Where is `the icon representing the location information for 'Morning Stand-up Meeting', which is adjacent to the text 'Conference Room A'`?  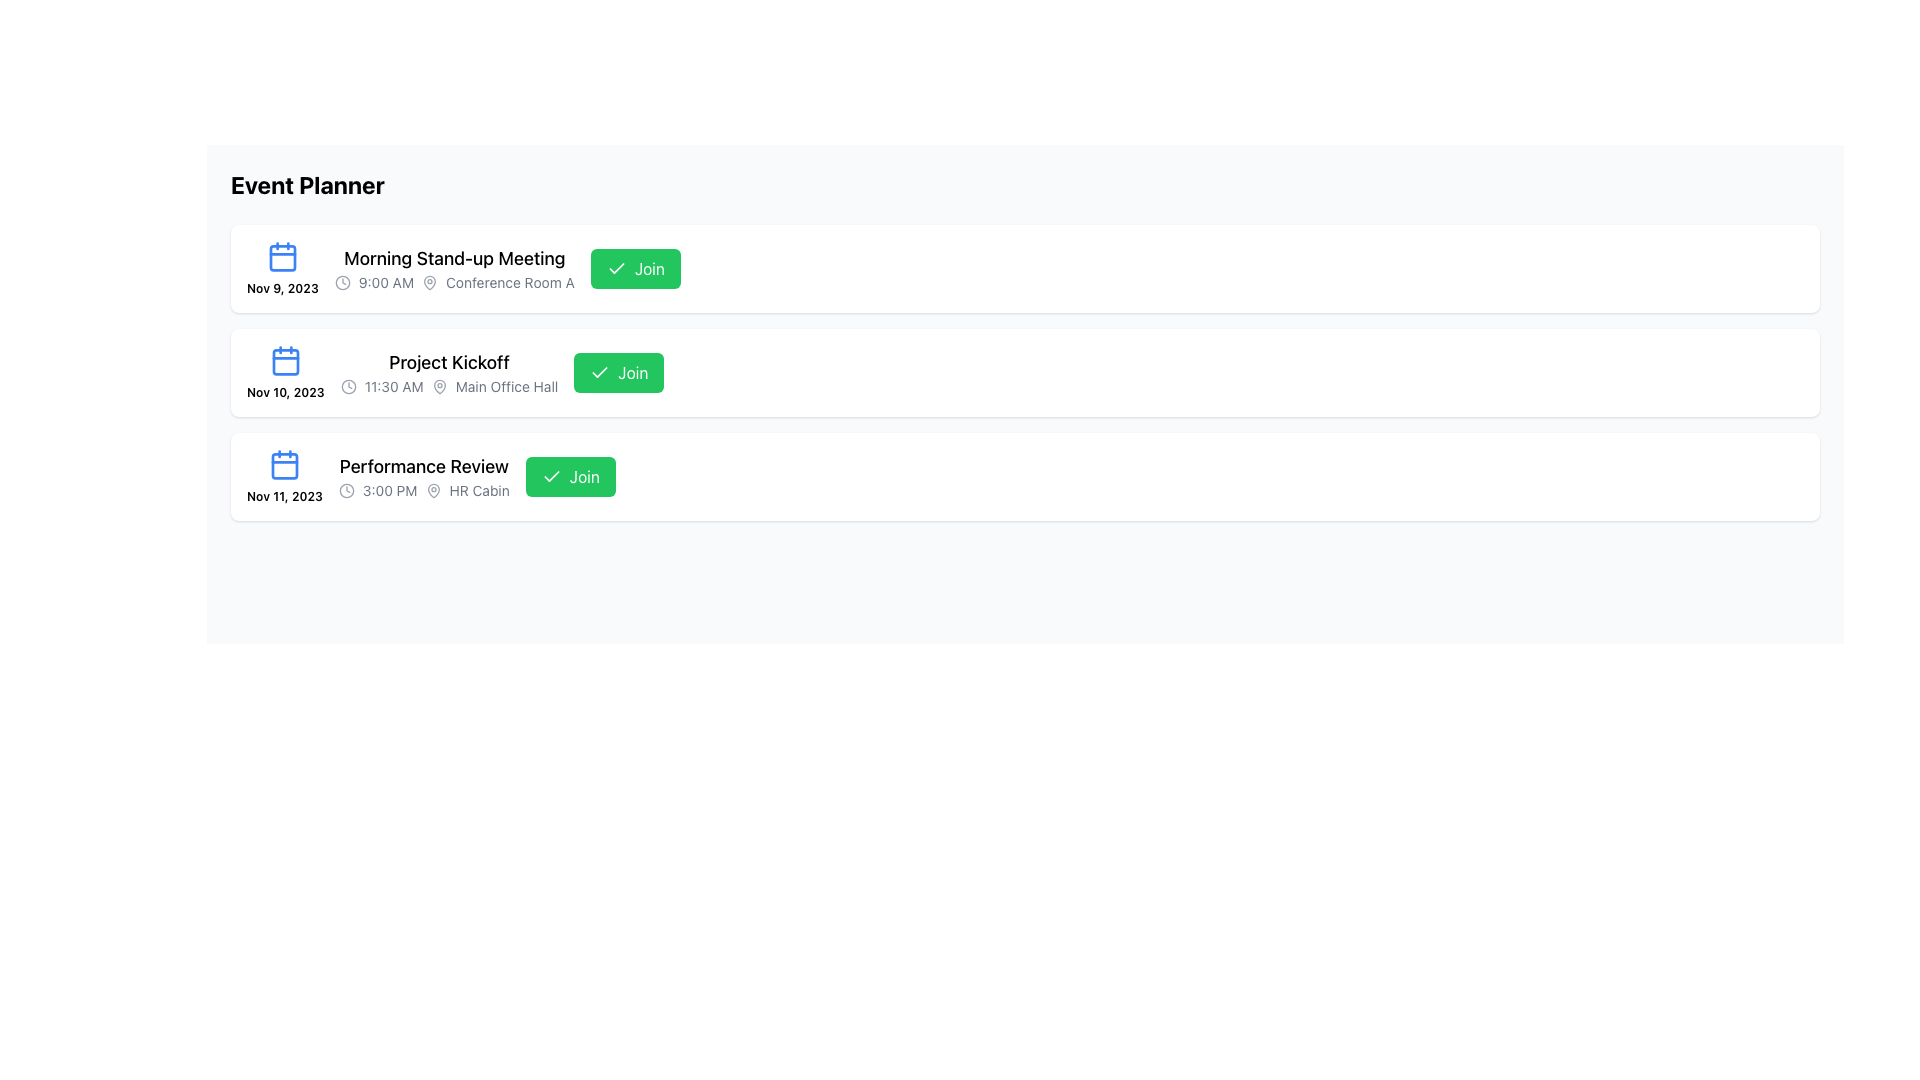 the icon representing the location information for 'Morning Stand-up Meeting', which is adjacent to the text 'Conference Room A' is located at coordinates (429, 282).